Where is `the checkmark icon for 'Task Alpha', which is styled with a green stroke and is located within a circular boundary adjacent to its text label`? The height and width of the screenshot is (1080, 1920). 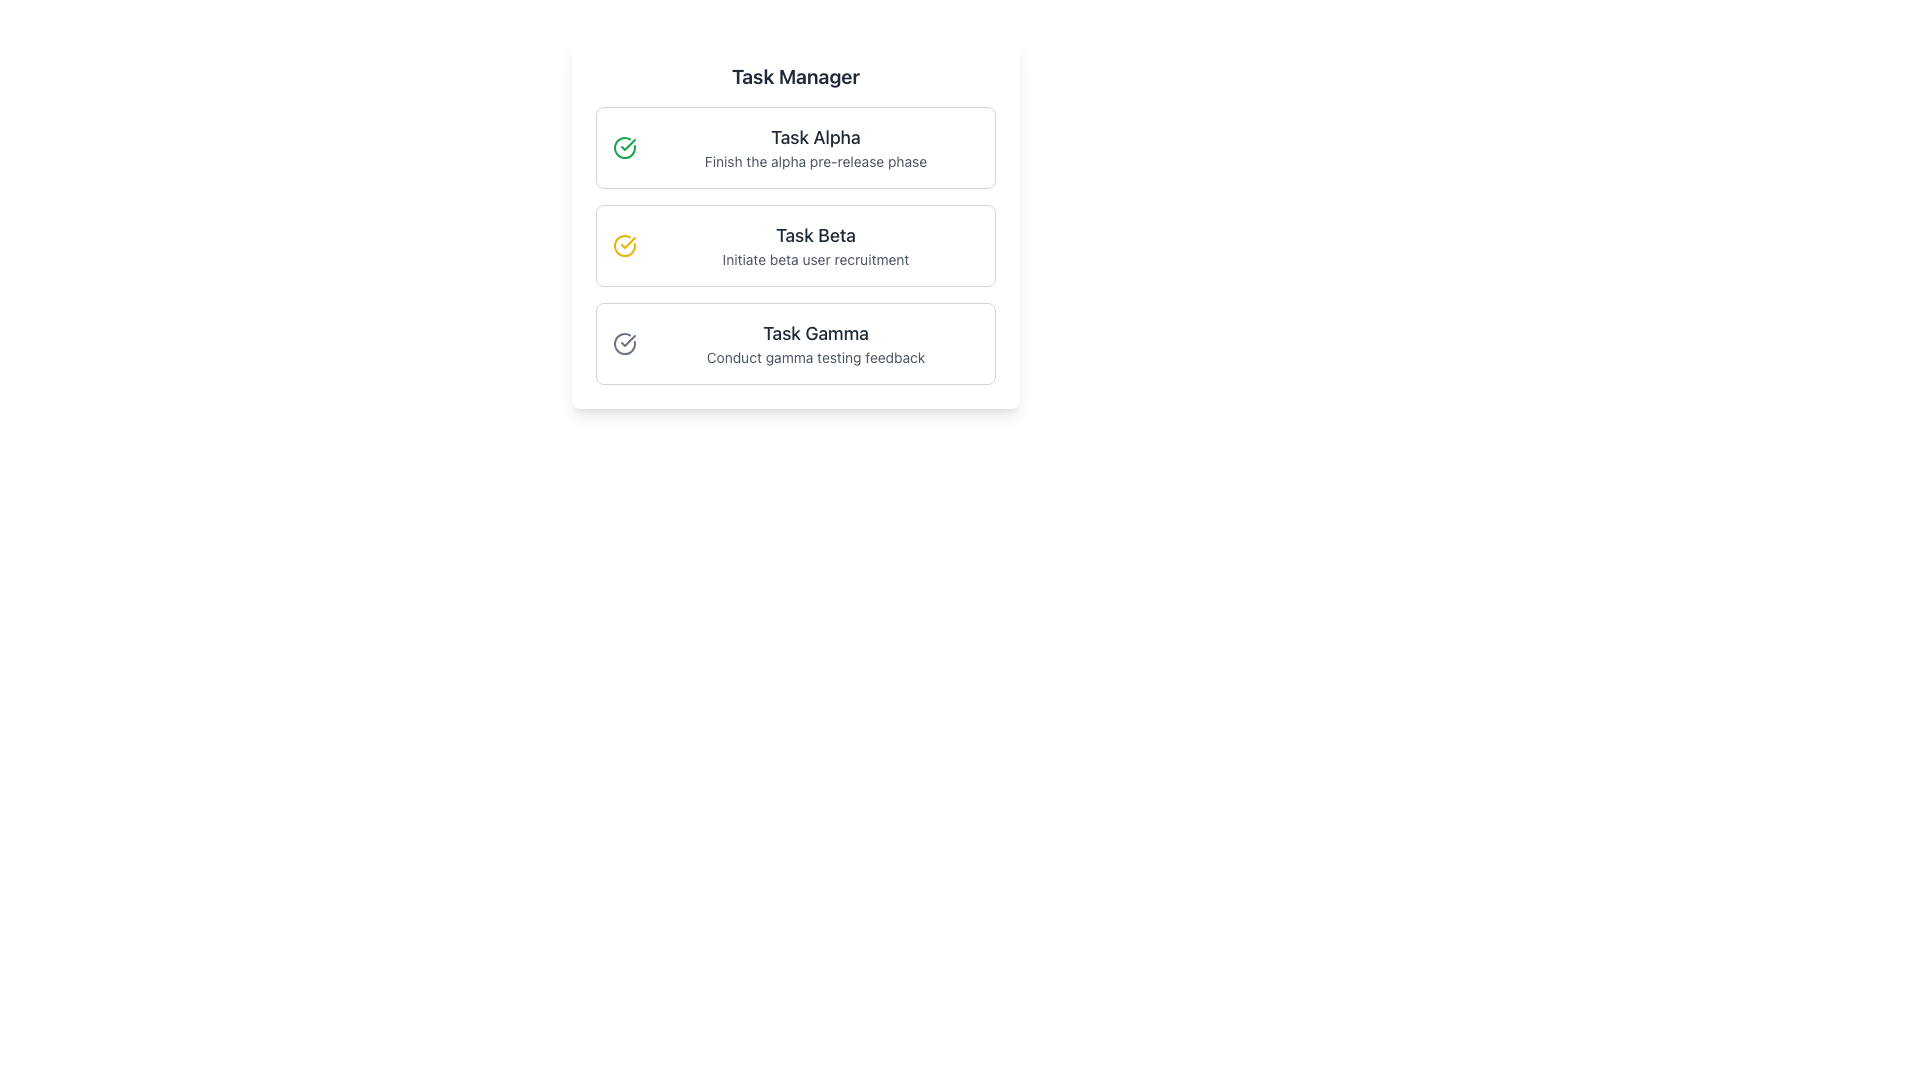
the checkmark icon for 'Task Alpha', which is styled with a green stroke and is located within a circular boundary adjacent to its text label is located at coordinates (627, 144).